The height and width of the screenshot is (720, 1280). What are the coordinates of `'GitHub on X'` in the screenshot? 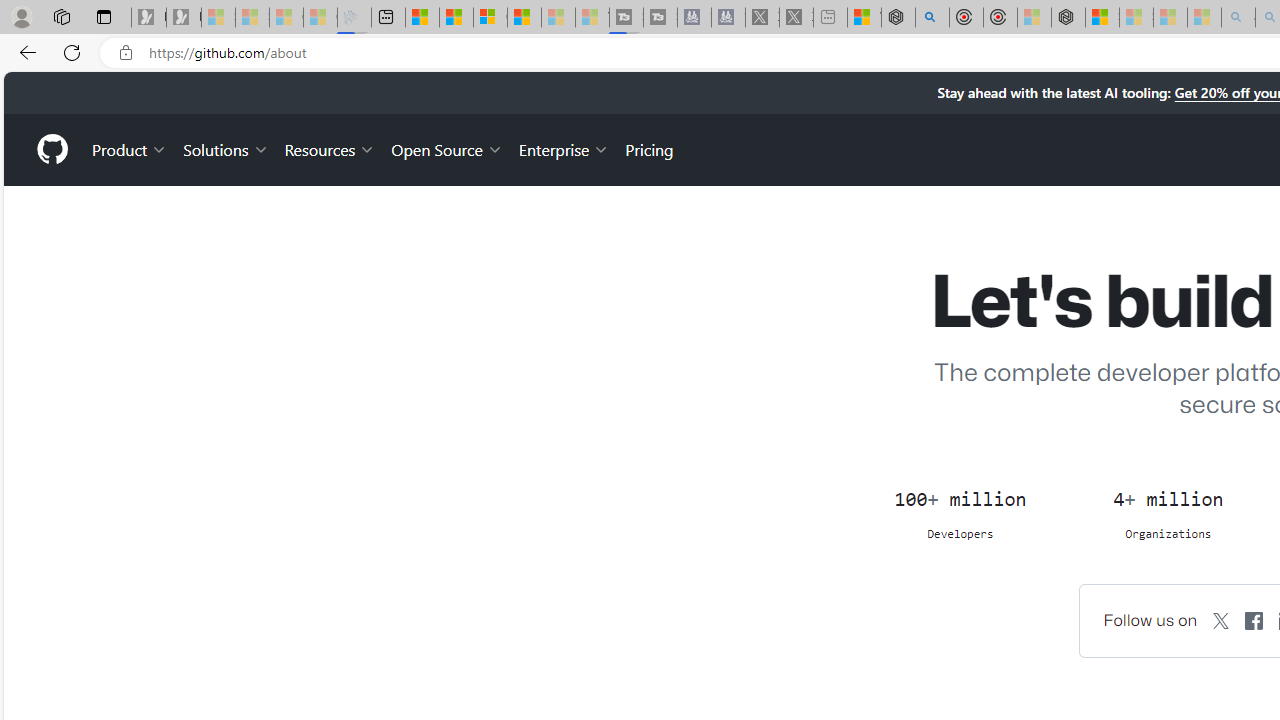 It's located at (1220, 619).